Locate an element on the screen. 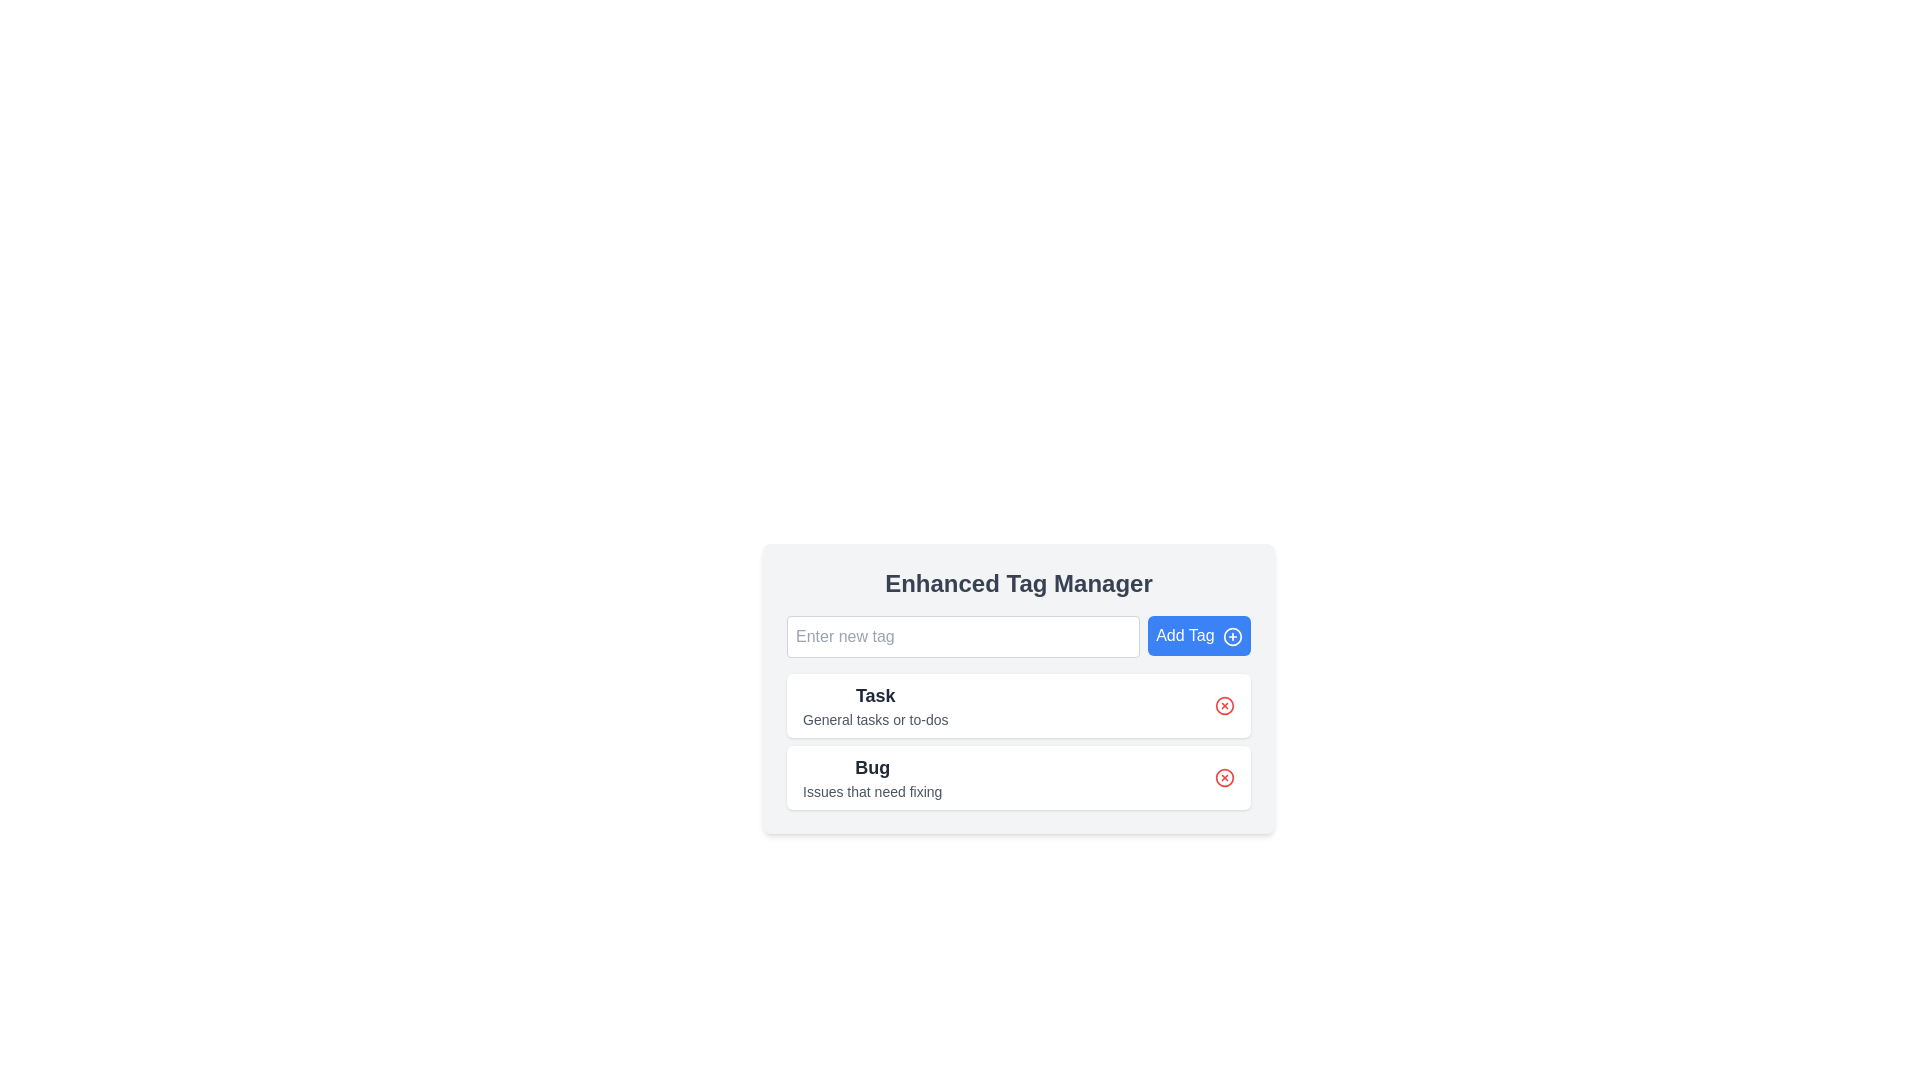 Image resolution: width=1920 pixels, height=1080 pixels. the list item labeled 'Bug' is located at coordinates (1018, 777).